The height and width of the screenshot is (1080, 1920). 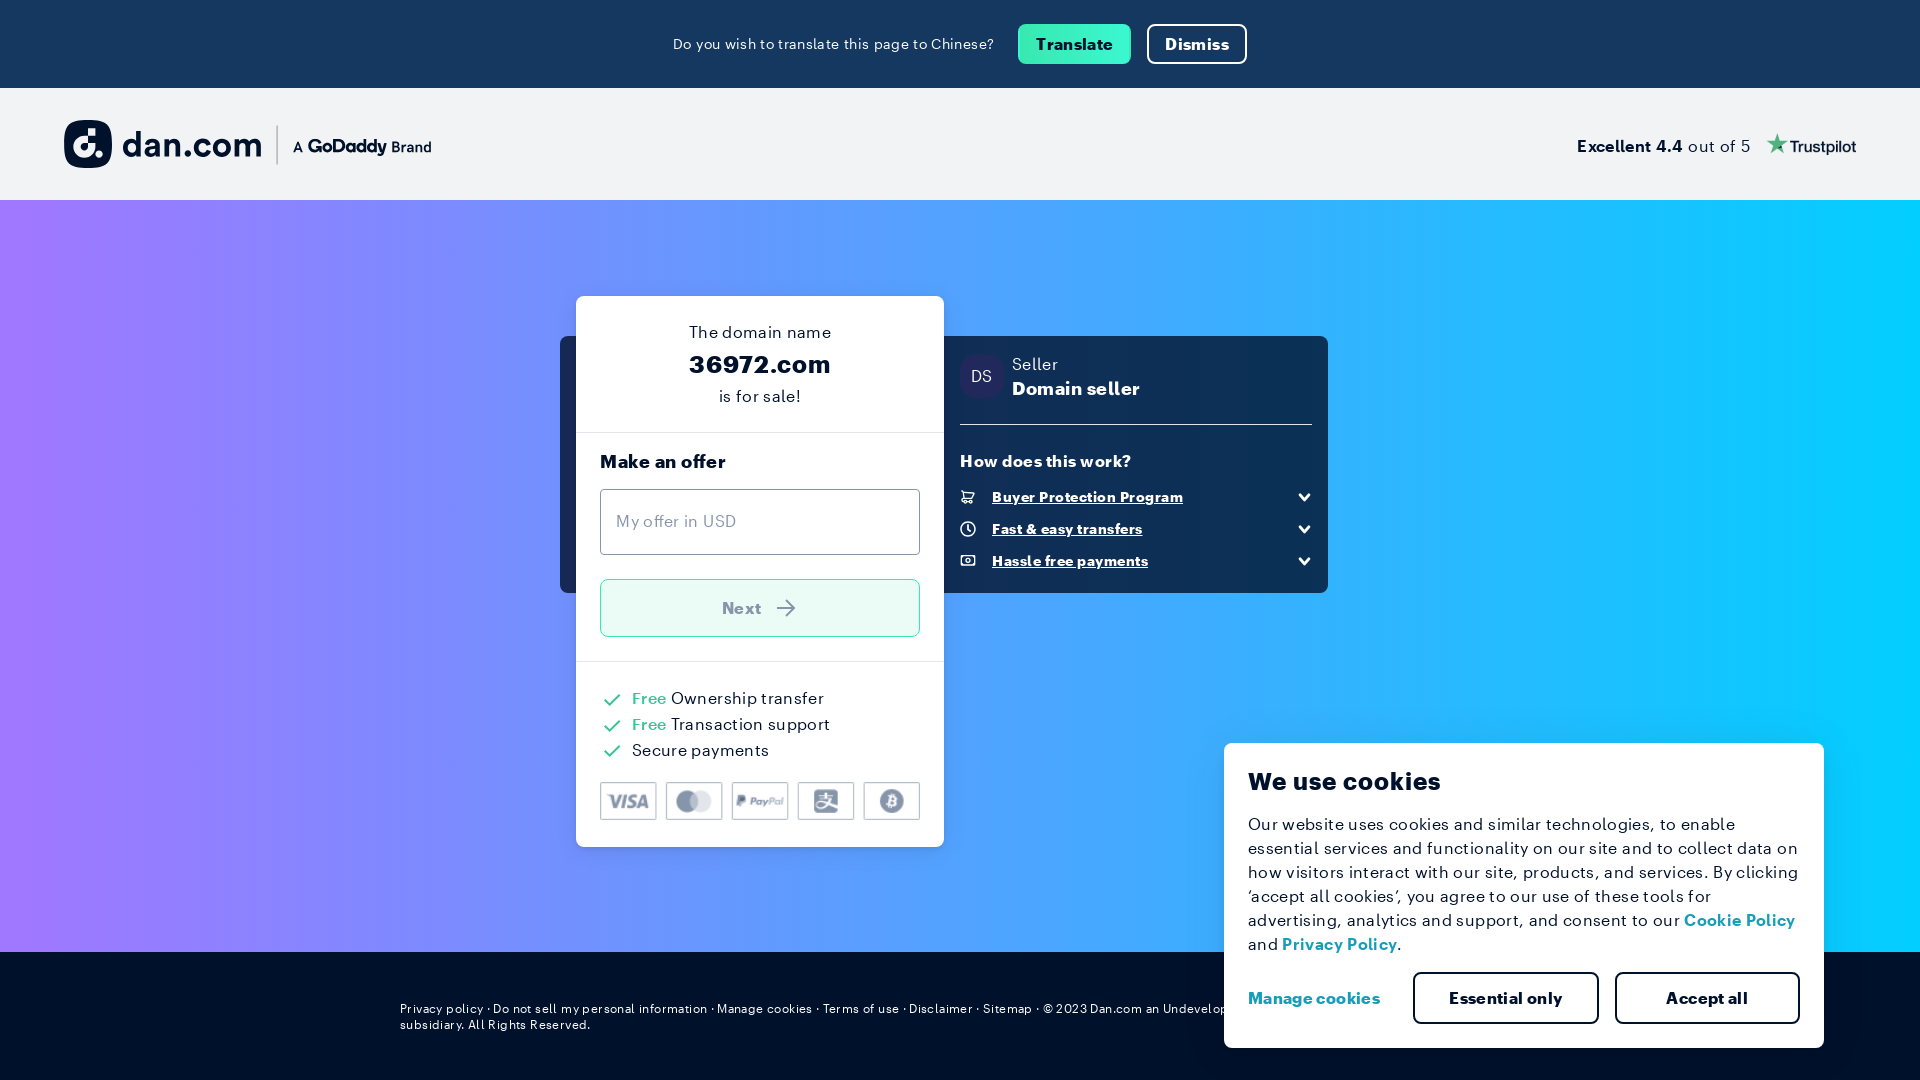 I want to click on 'Privacy Policy', so click(x=1339, y=943).